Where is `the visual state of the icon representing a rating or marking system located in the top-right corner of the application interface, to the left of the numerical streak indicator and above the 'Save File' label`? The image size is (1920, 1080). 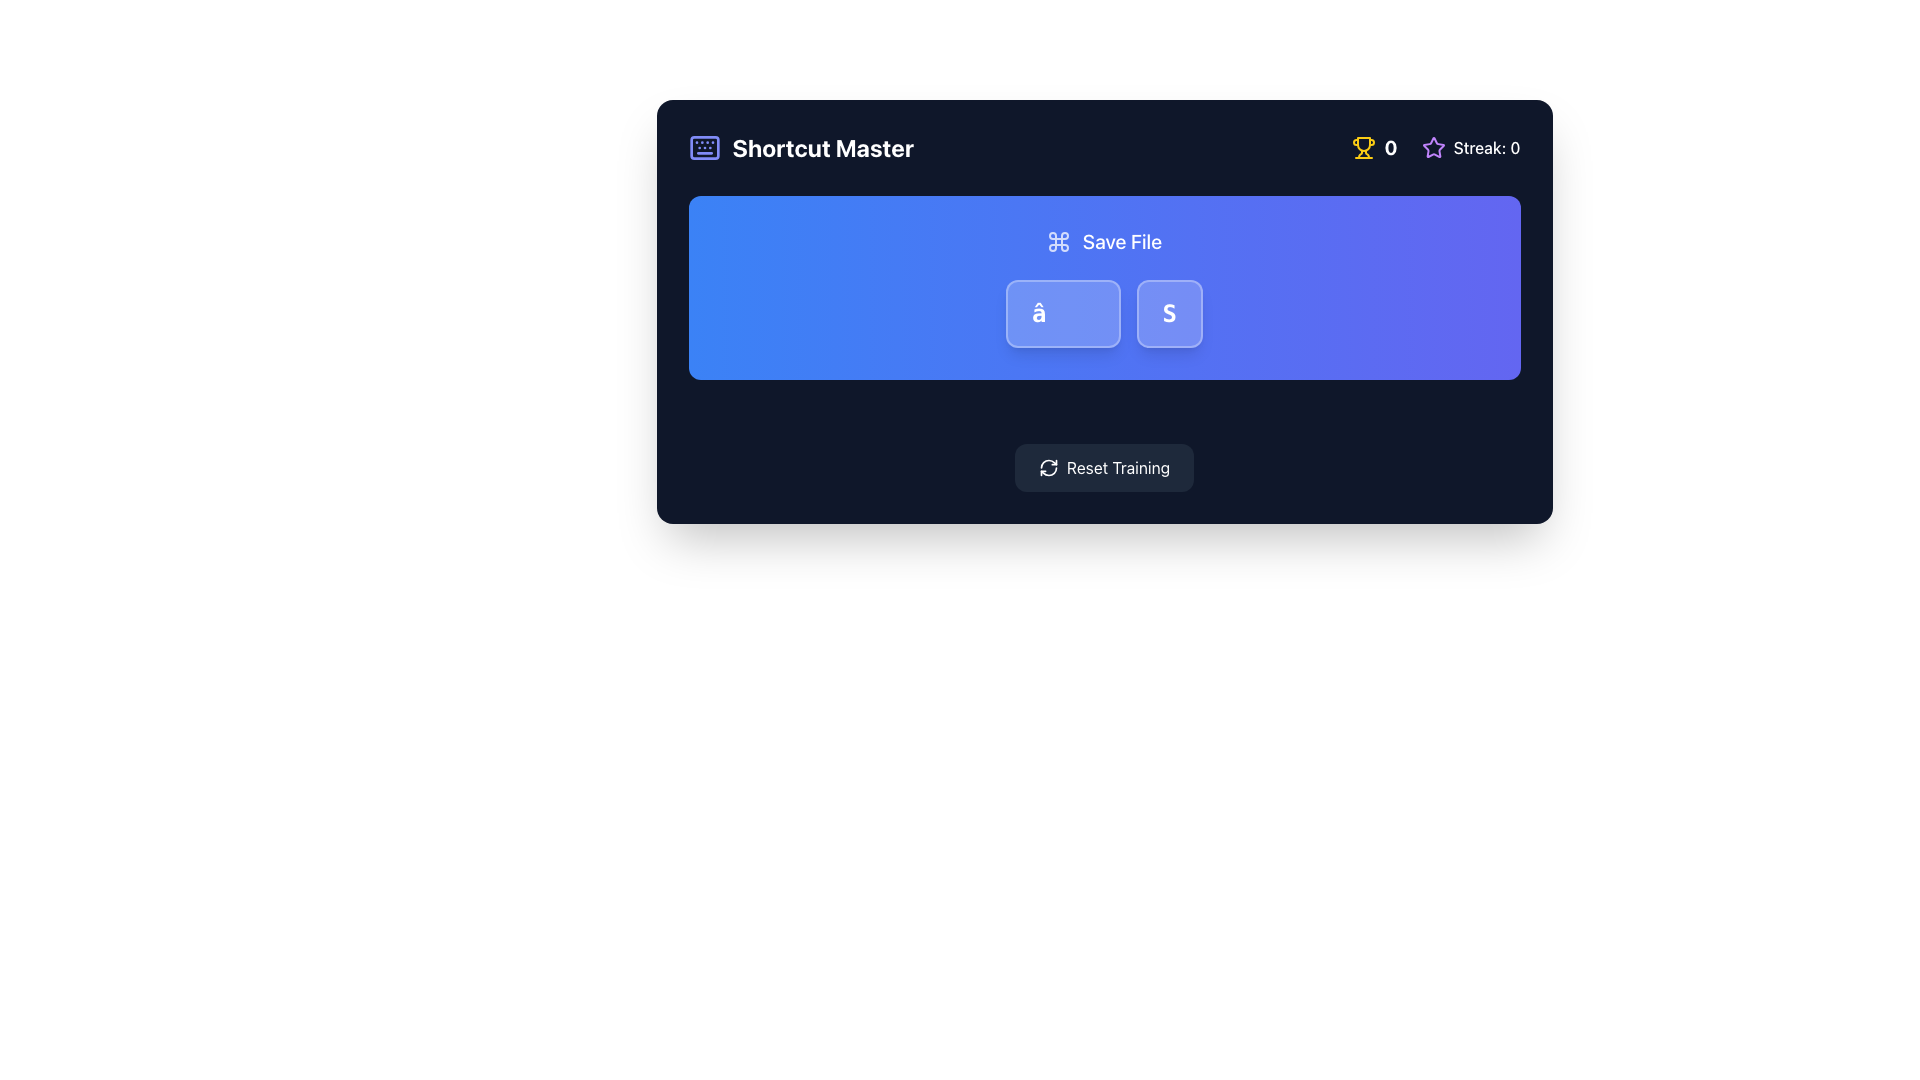
the visual state of the icon representing a rating or marking system located in the top-right corner of the application interface, to the left of the numerical streak indicator and above the 'Save File' label is located at coordinates (1432, 146).